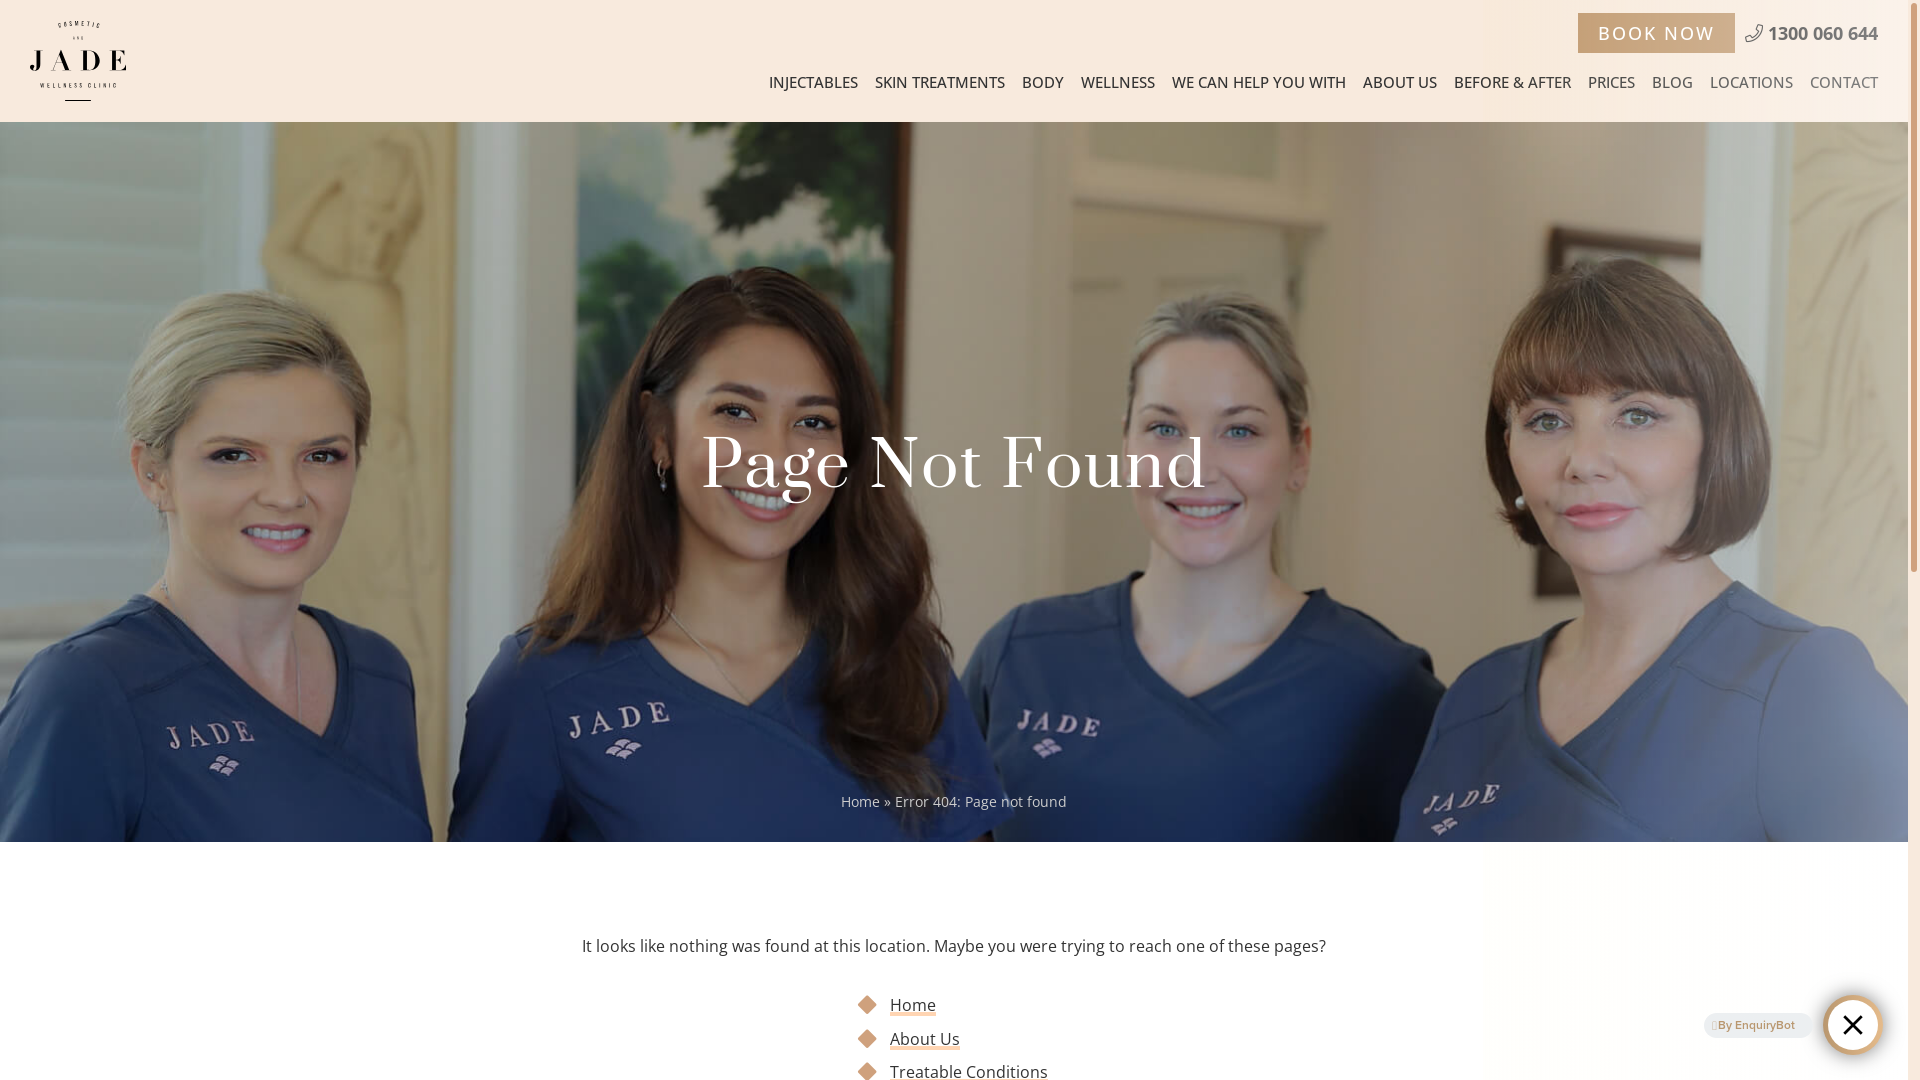 The image size is (1920, 1080). I want to click on 'WE CAN HELP YOU WITH', so click(1257, 80).